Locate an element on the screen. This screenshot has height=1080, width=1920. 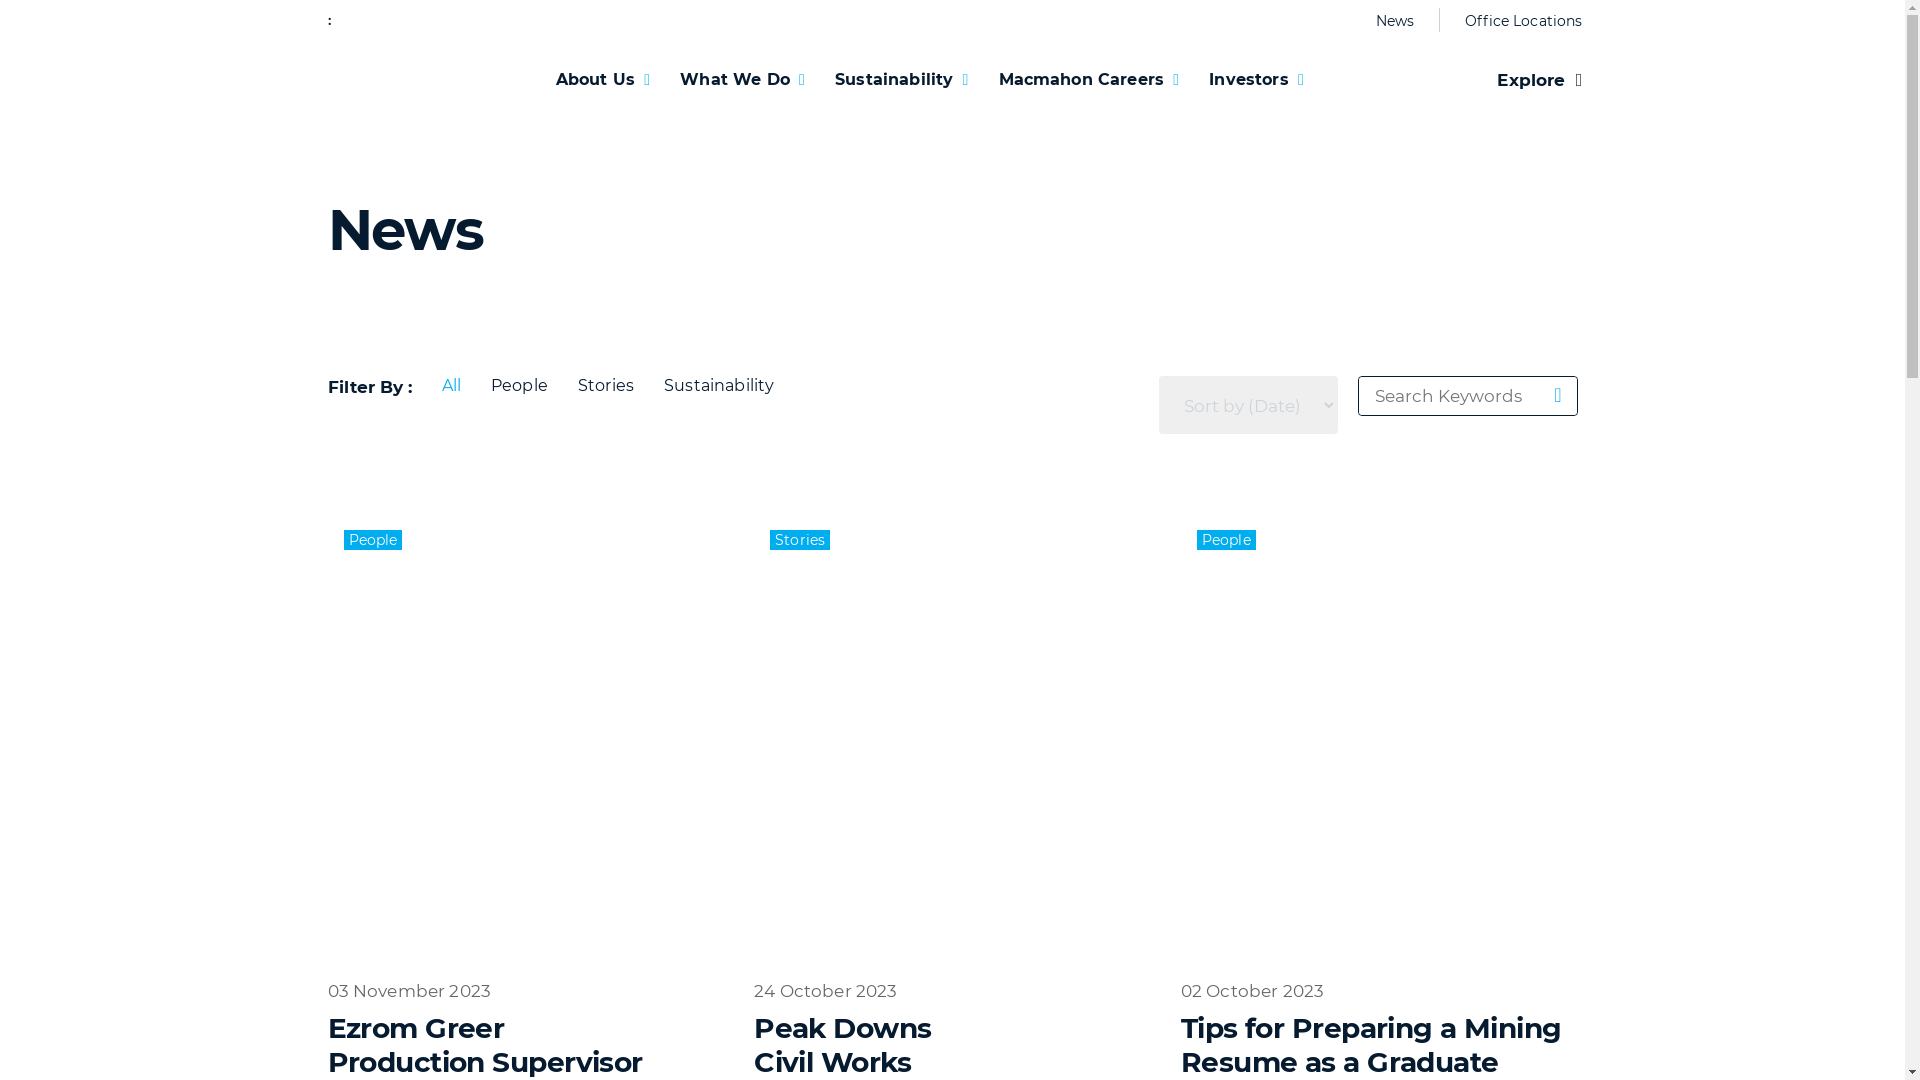
'All' is located at coordinates (449, 385).